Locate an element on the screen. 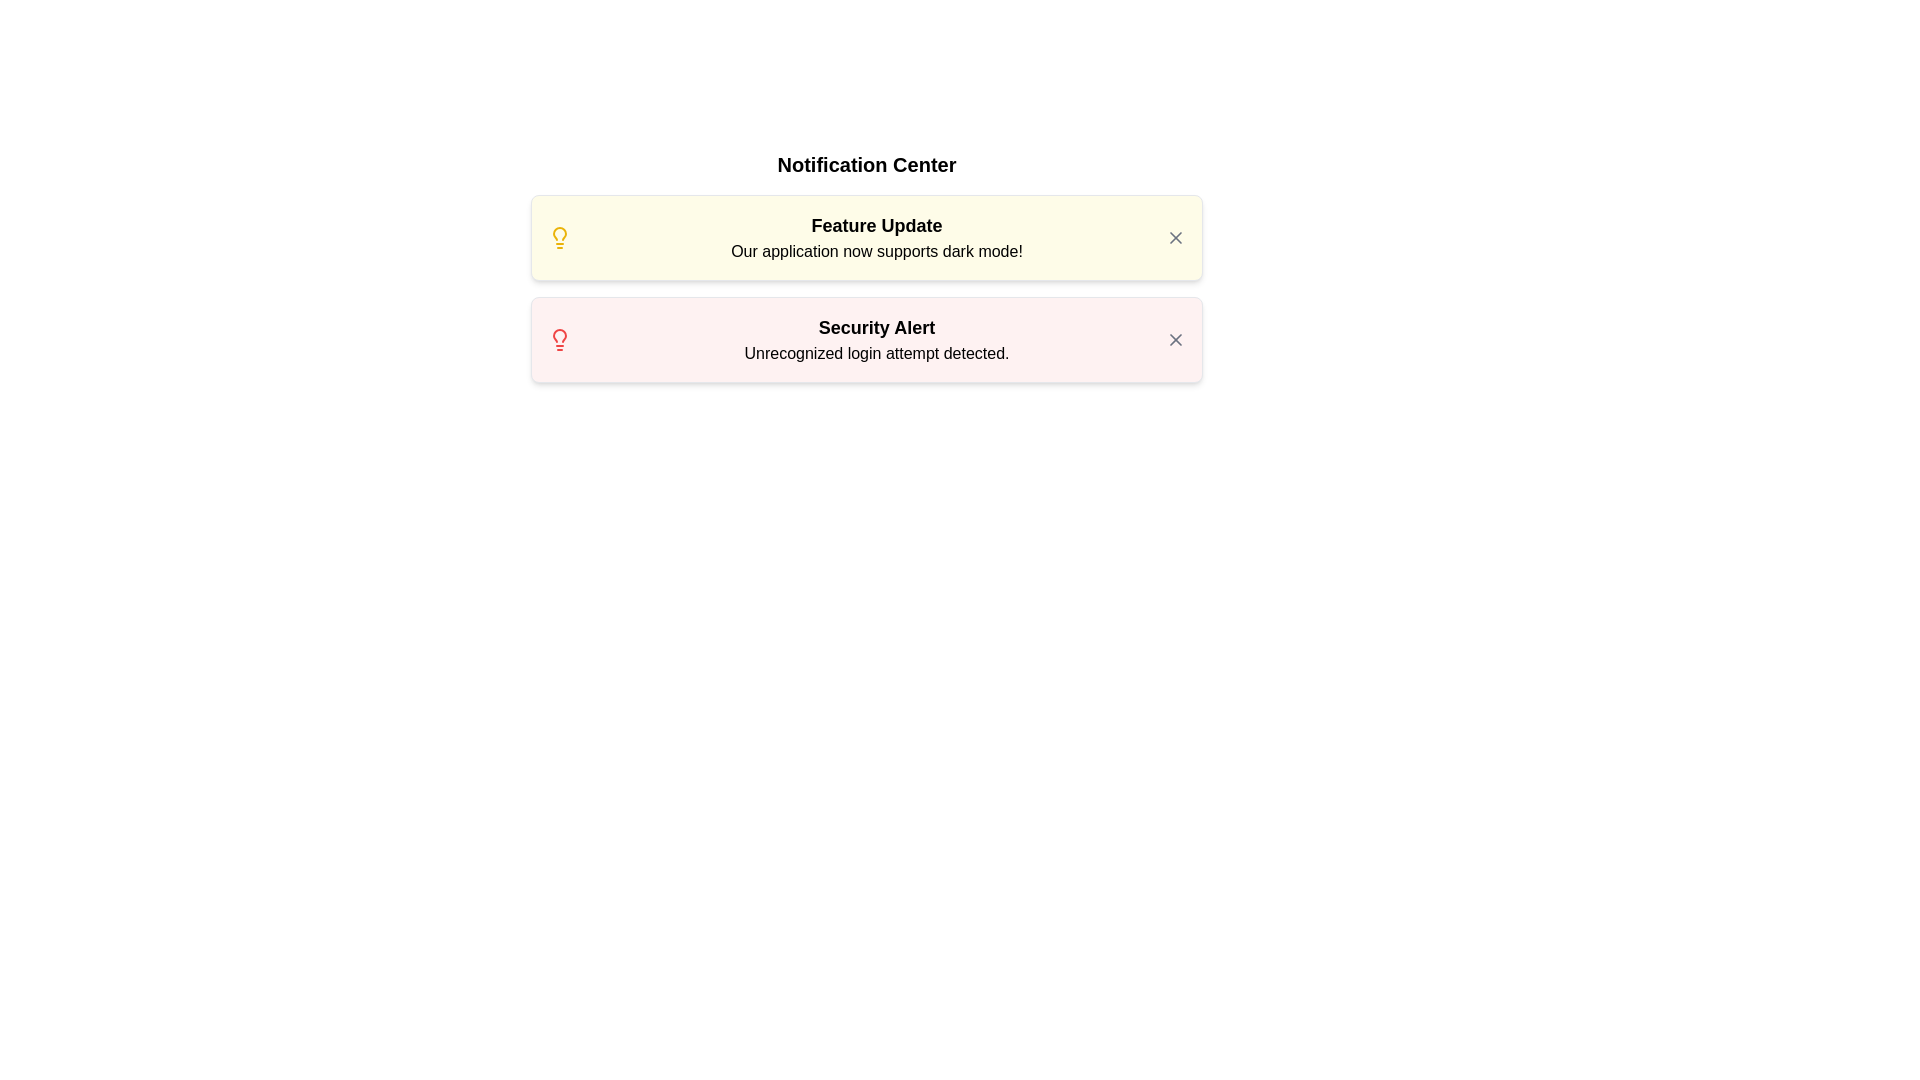  the 'Security Alert' text label is located at coordinates (877, 338).